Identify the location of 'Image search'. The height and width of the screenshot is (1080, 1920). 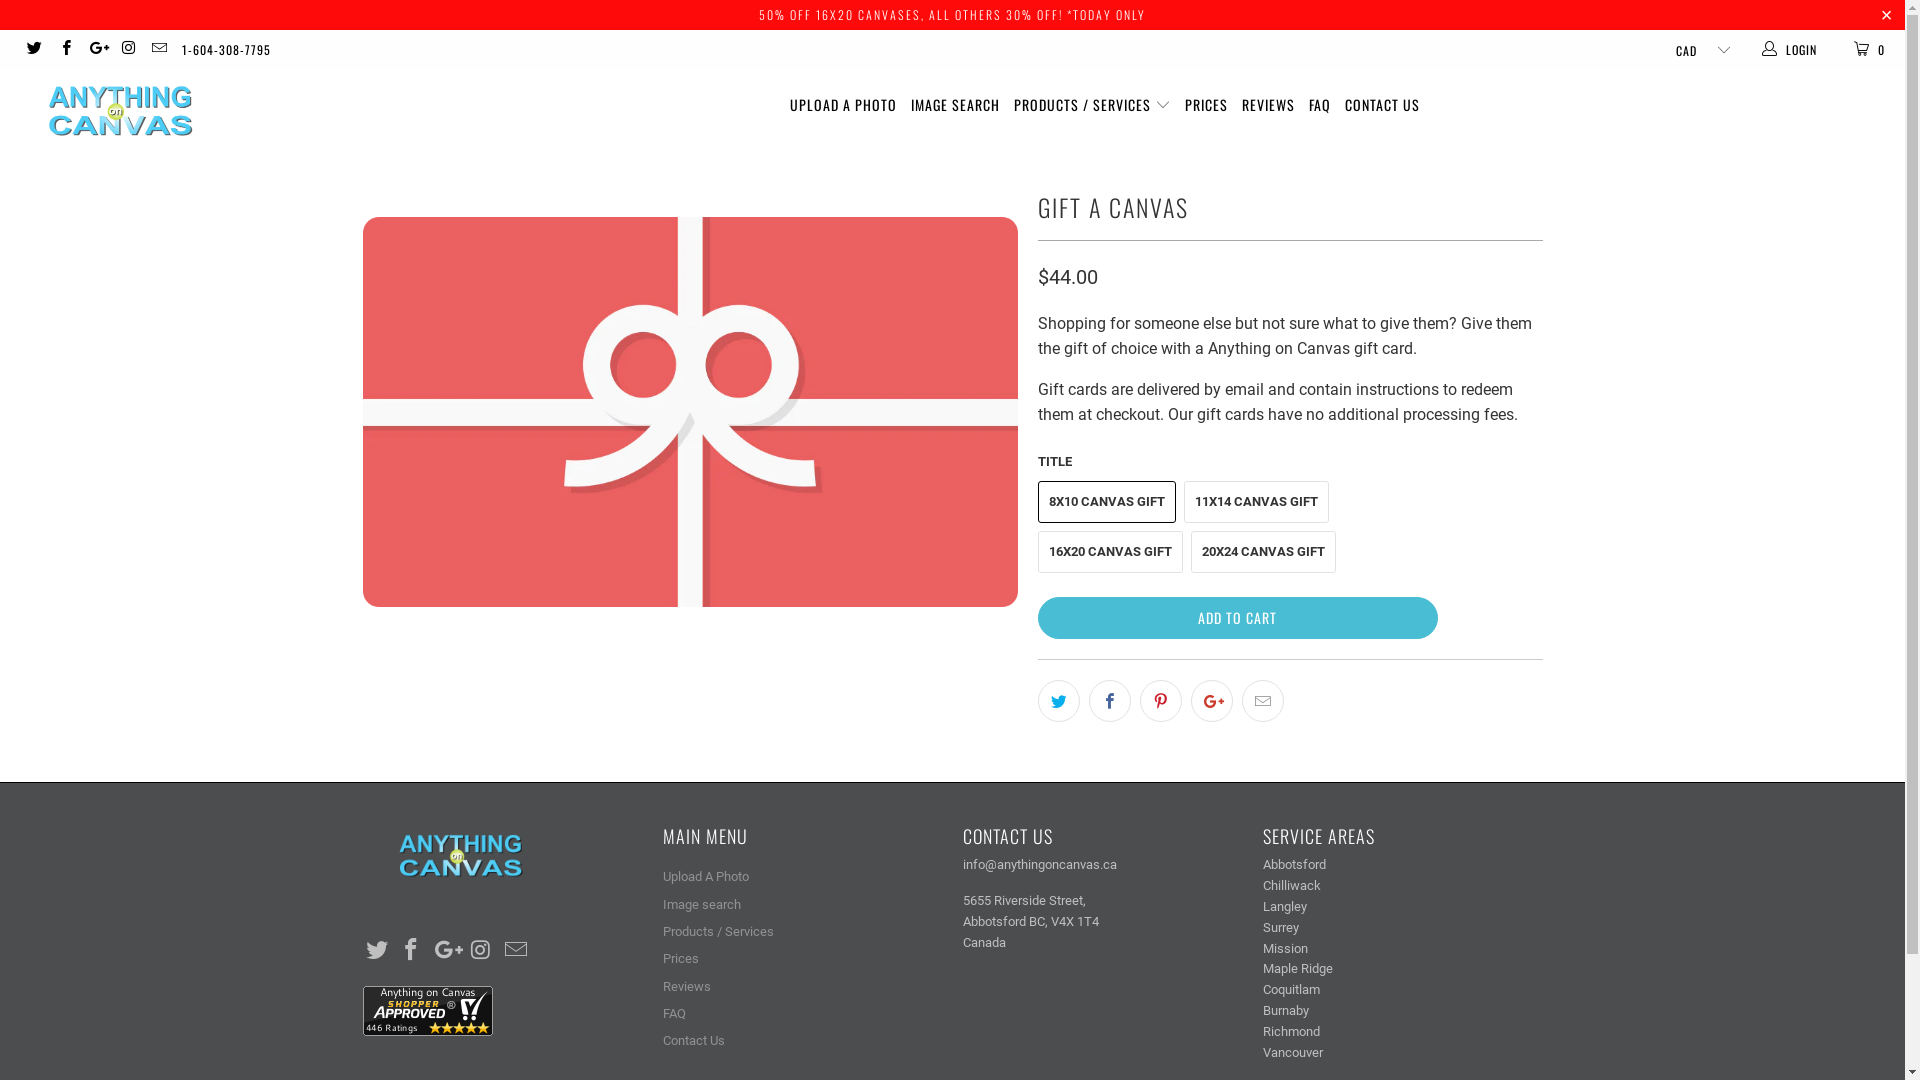
(662, 904).